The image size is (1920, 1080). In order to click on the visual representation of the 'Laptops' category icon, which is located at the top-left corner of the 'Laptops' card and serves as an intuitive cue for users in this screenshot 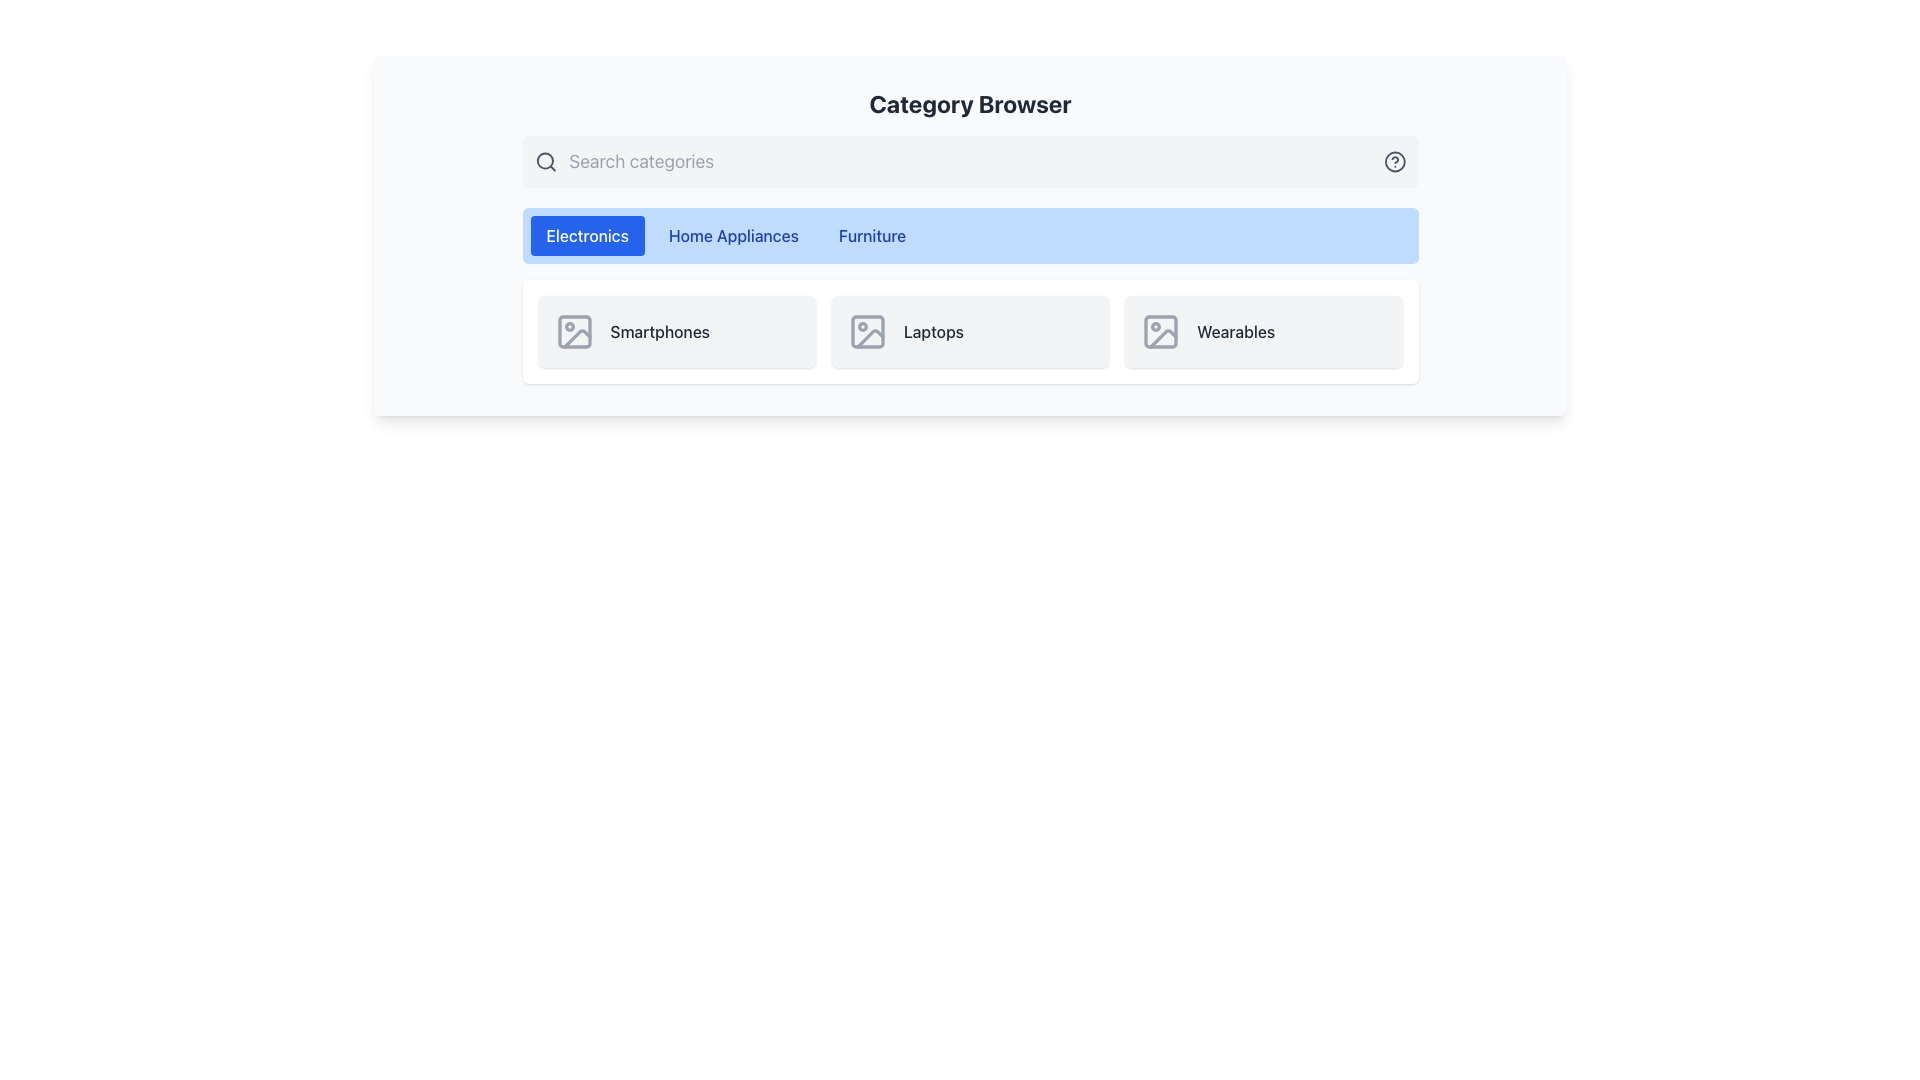, I will do `click(867, 330)`.